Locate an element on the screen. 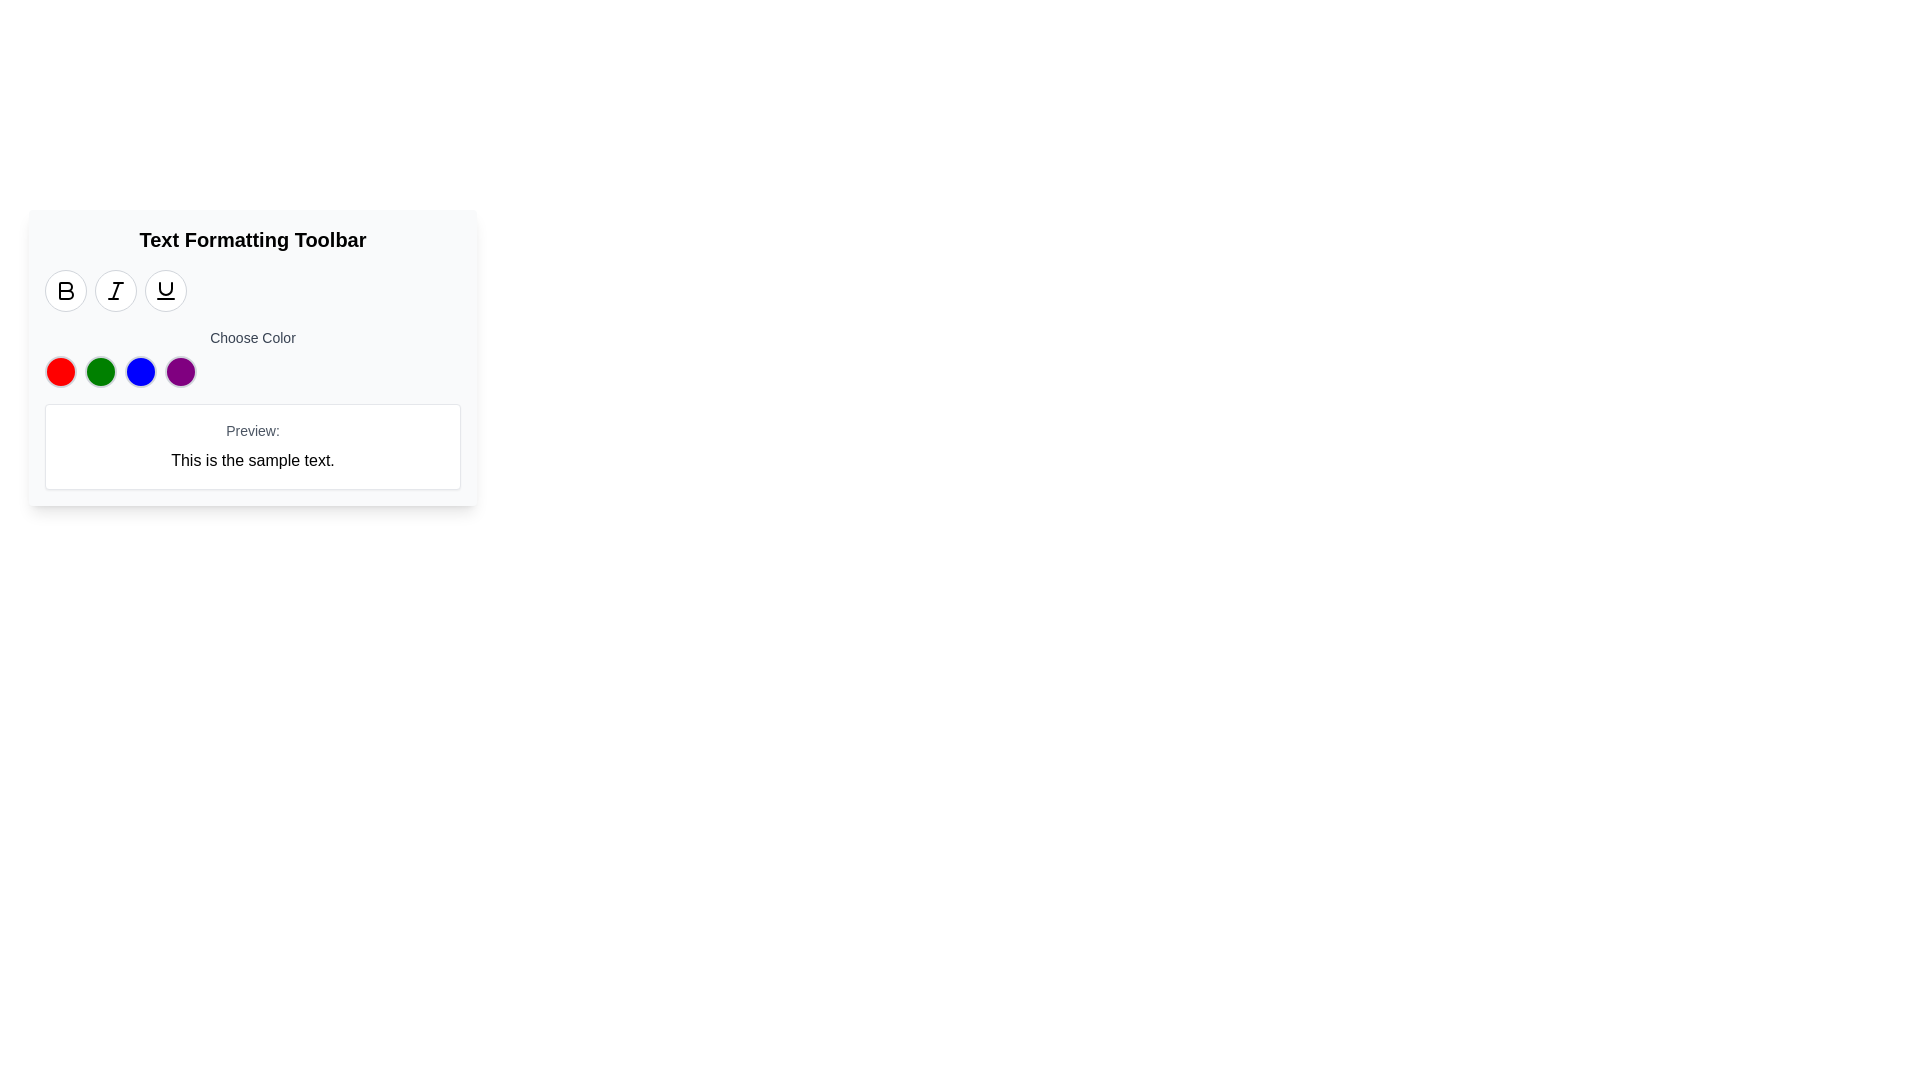  the vertical line component styled as a diagonal stroke within the 'Italic' button of the text formatting toolbar is located at coordinates (114, 290).